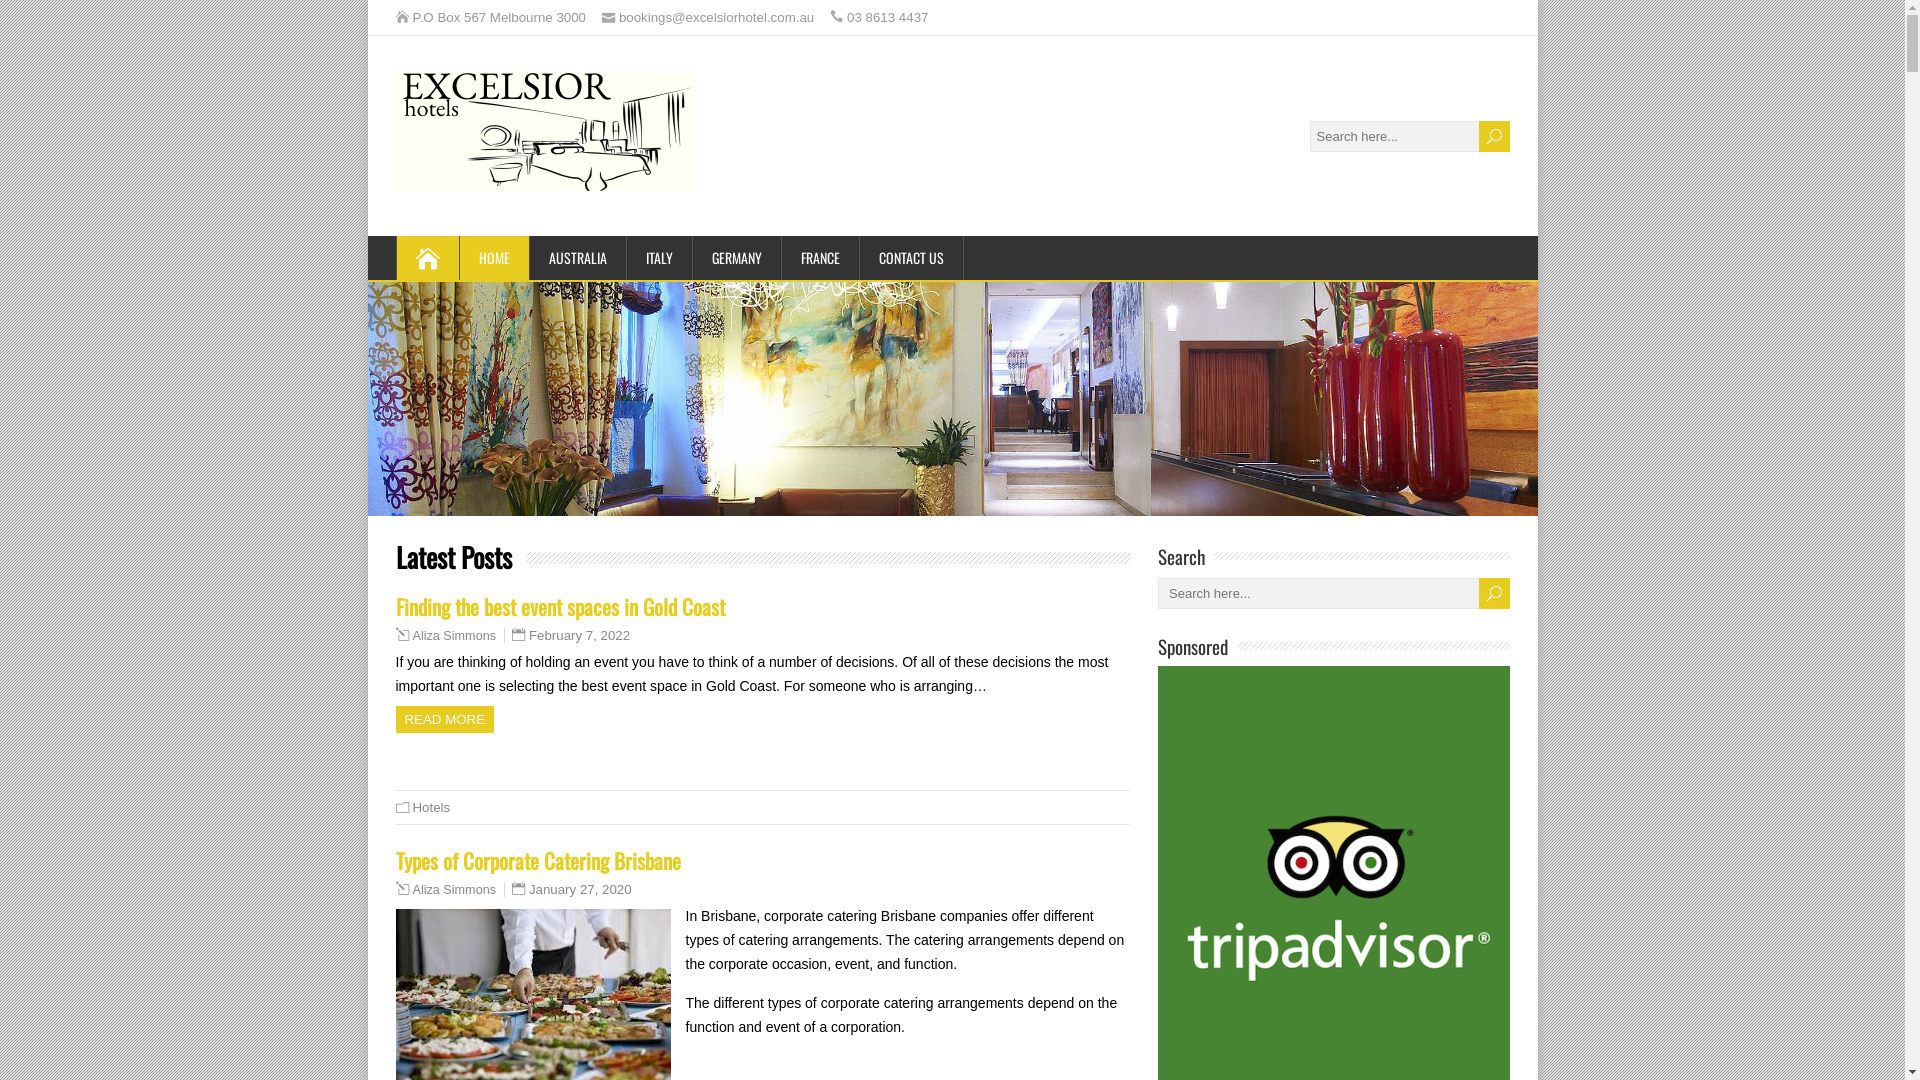 The image size is (1920, 1080). I want to click on 'AUSTRALIA', so click(577, 257).